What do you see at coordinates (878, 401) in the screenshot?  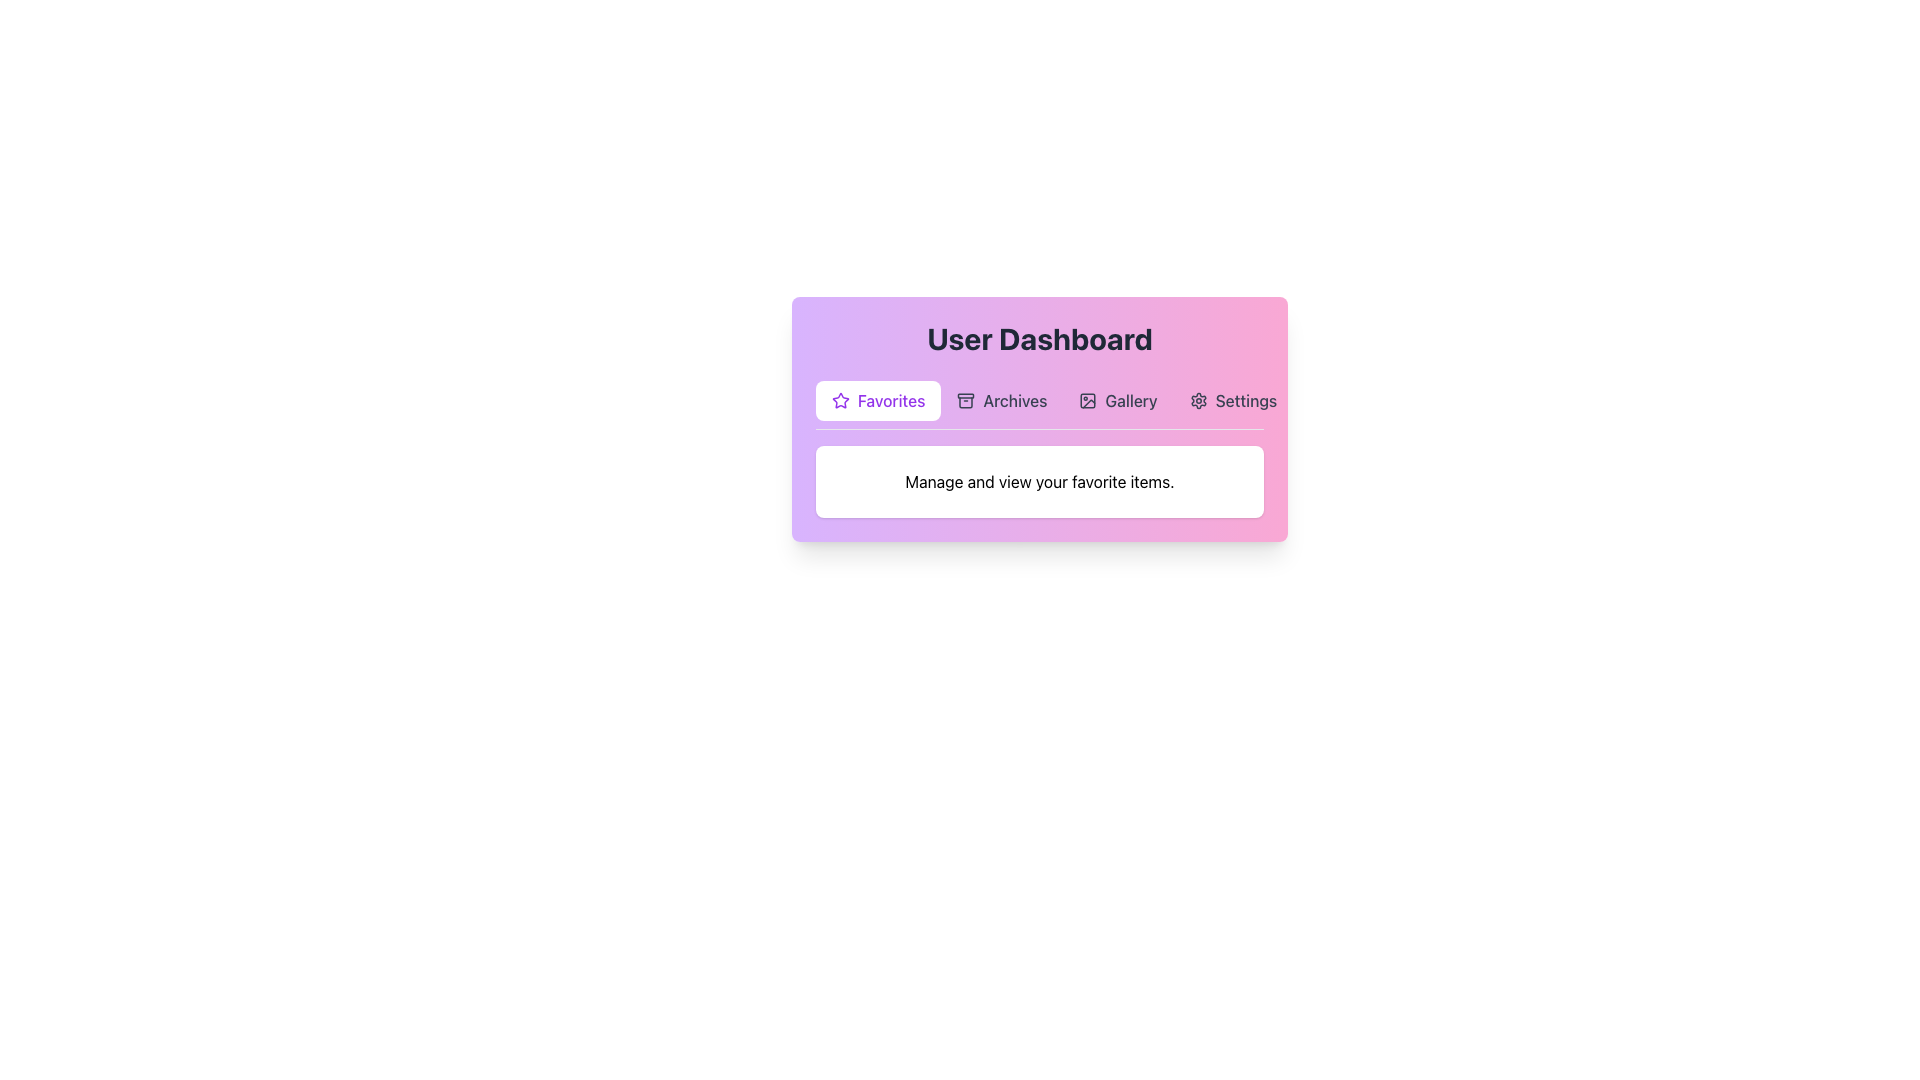 I see `the 'Favorites' navigation button located in the top left section of the navigation bar to possibly trigger a tooltip or hover effect` at bounding box center [878, 401].